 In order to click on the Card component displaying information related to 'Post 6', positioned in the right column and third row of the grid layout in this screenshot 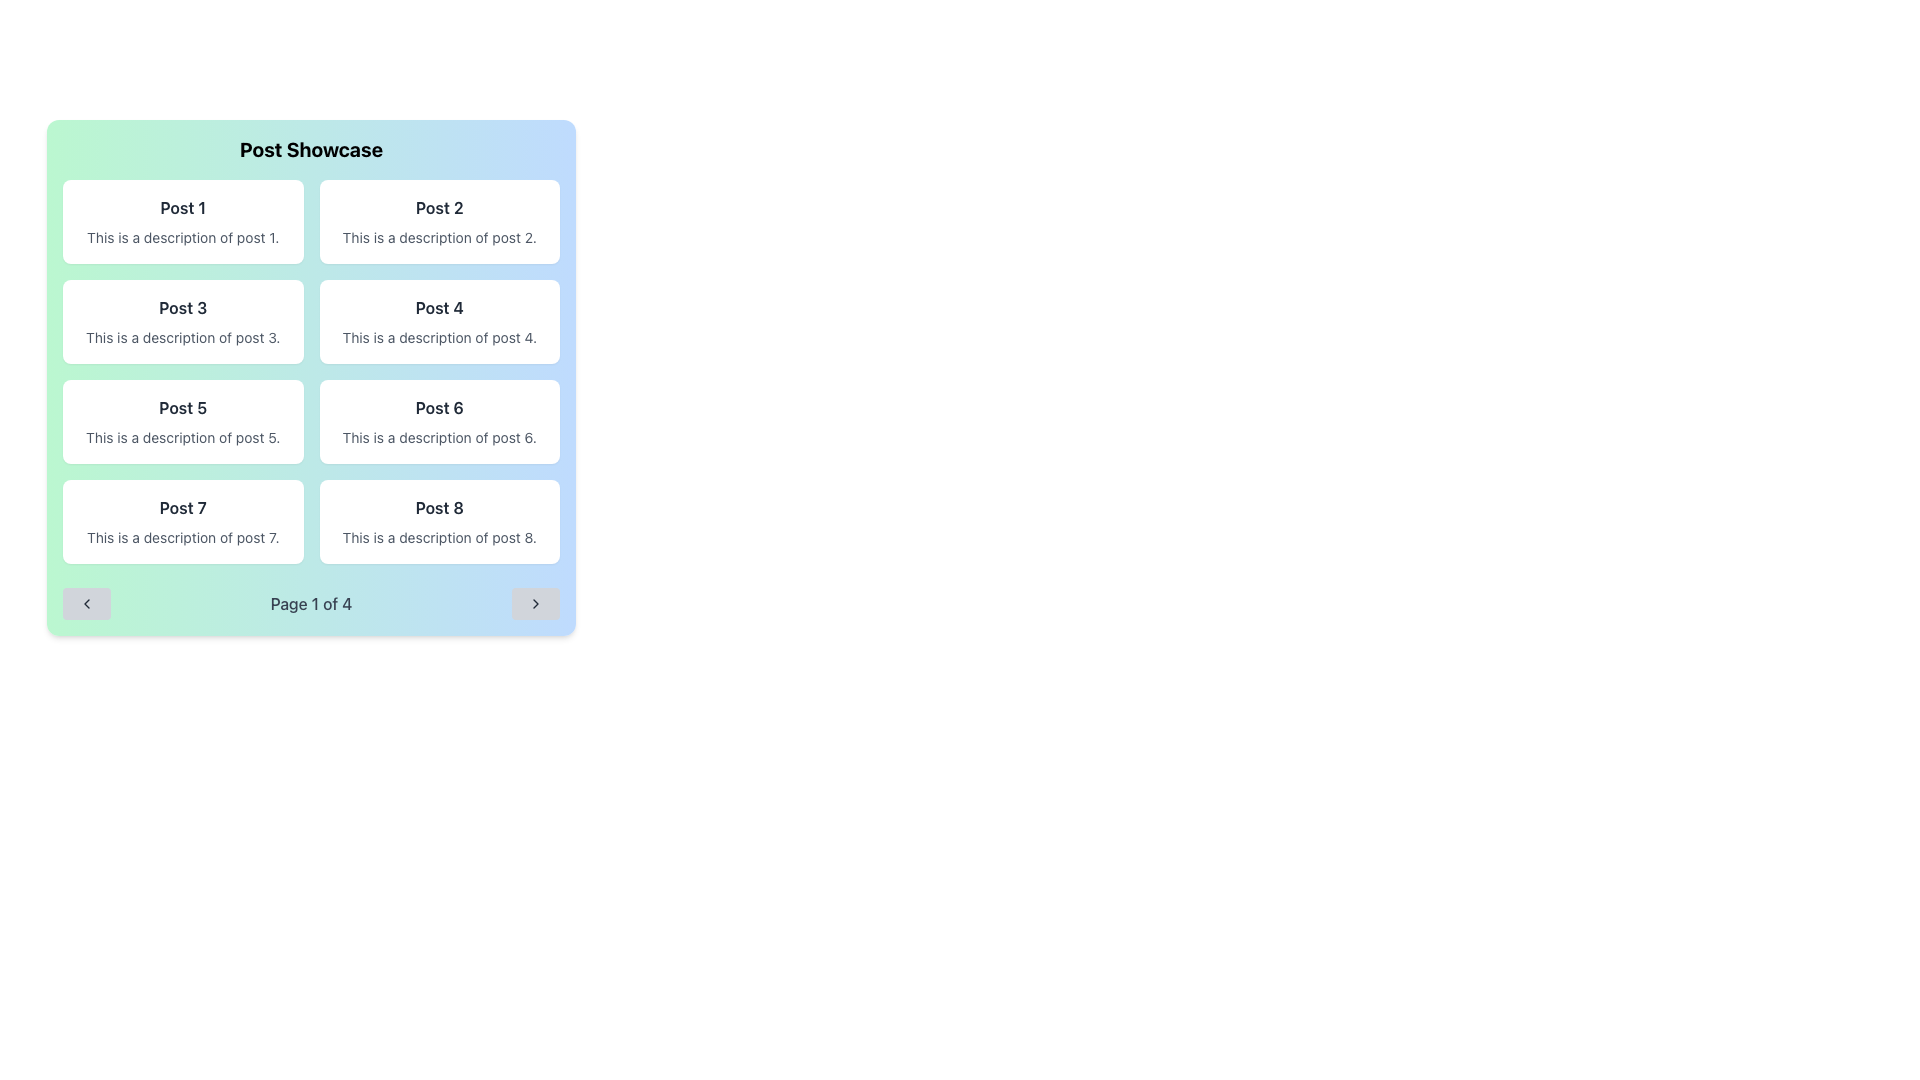, I will do `click(438, 420)`.